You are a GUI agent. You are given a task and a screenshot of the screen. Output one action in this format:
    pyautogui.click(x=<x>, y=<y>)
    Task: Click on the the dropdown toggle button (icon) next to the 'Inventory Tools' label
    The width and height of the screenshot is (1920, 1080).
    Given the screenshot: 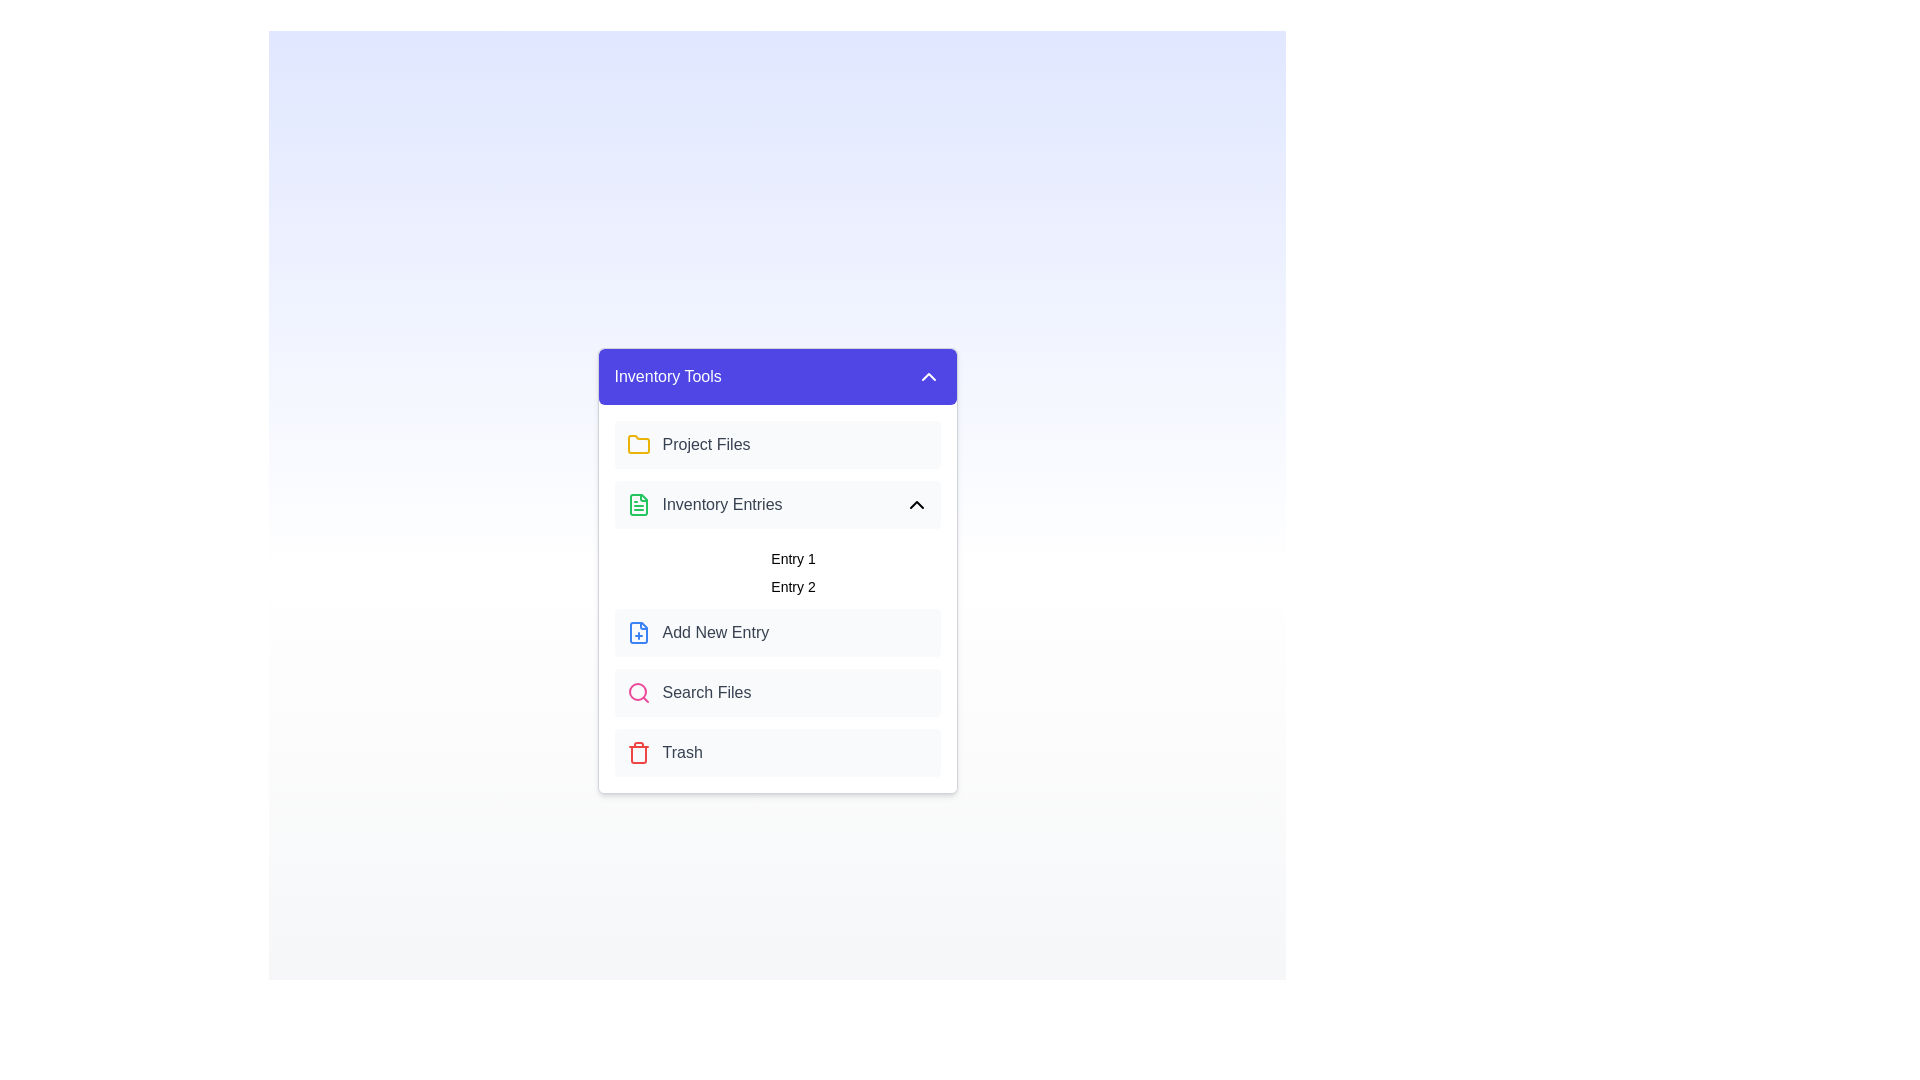 What is the action you would take?
    pyautogui.click(x=927, y=377)
    